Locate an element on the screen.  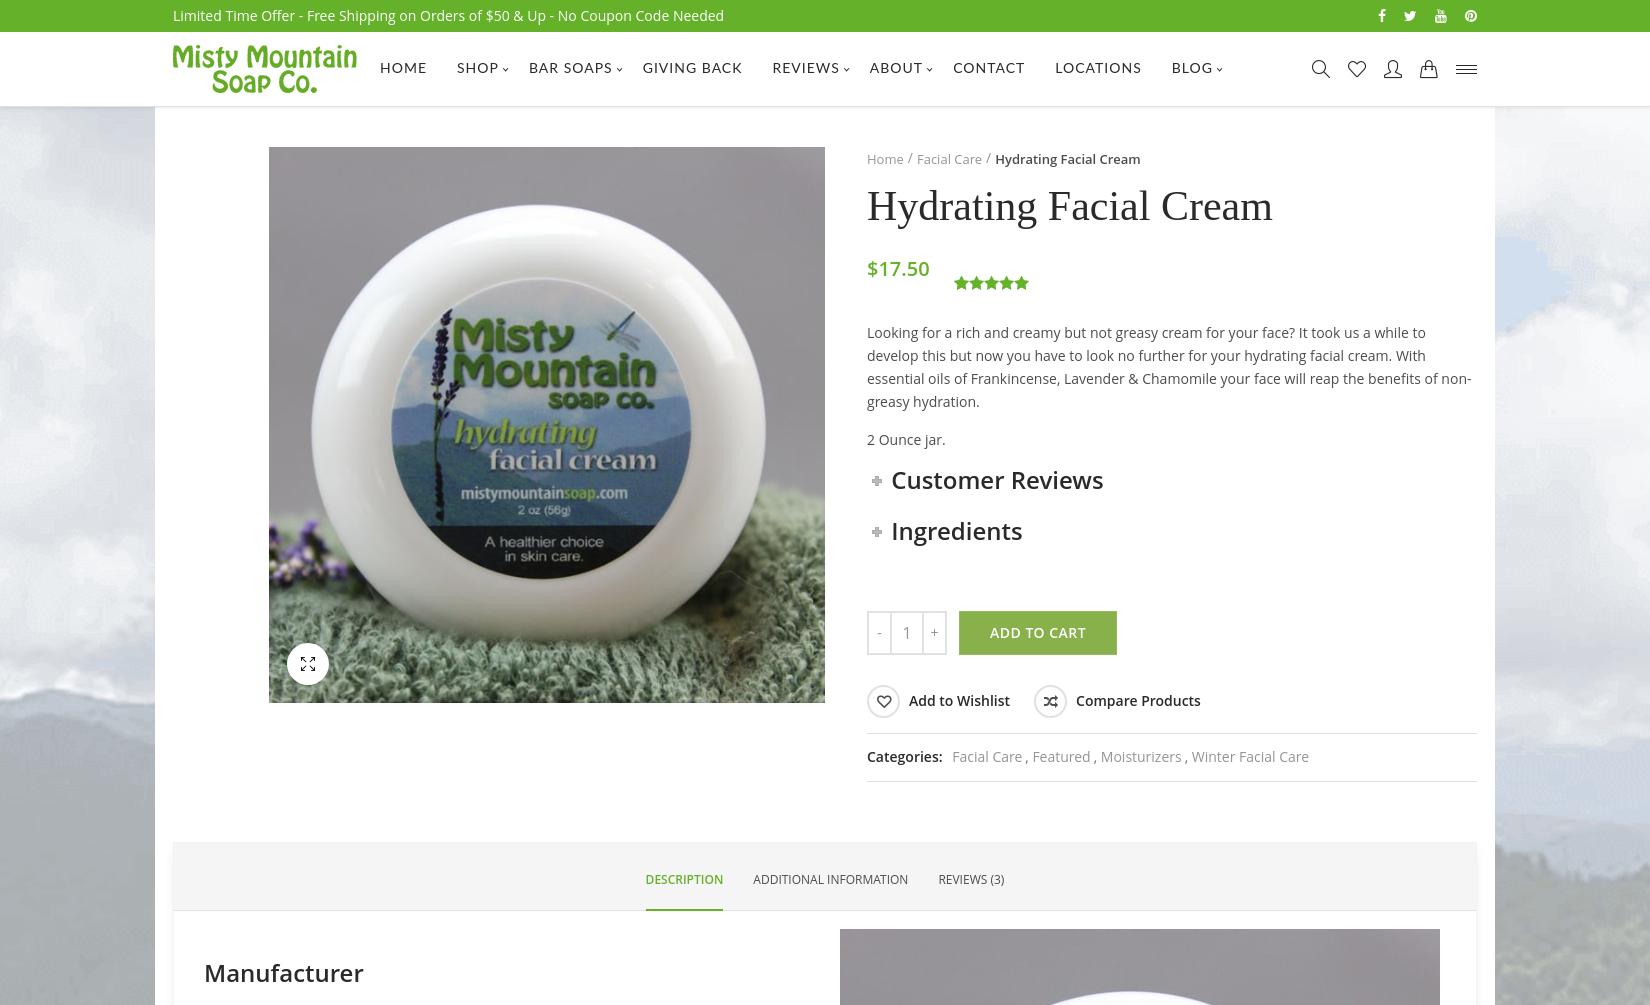
'Compare Products' is located at coordinates (1138, 700).